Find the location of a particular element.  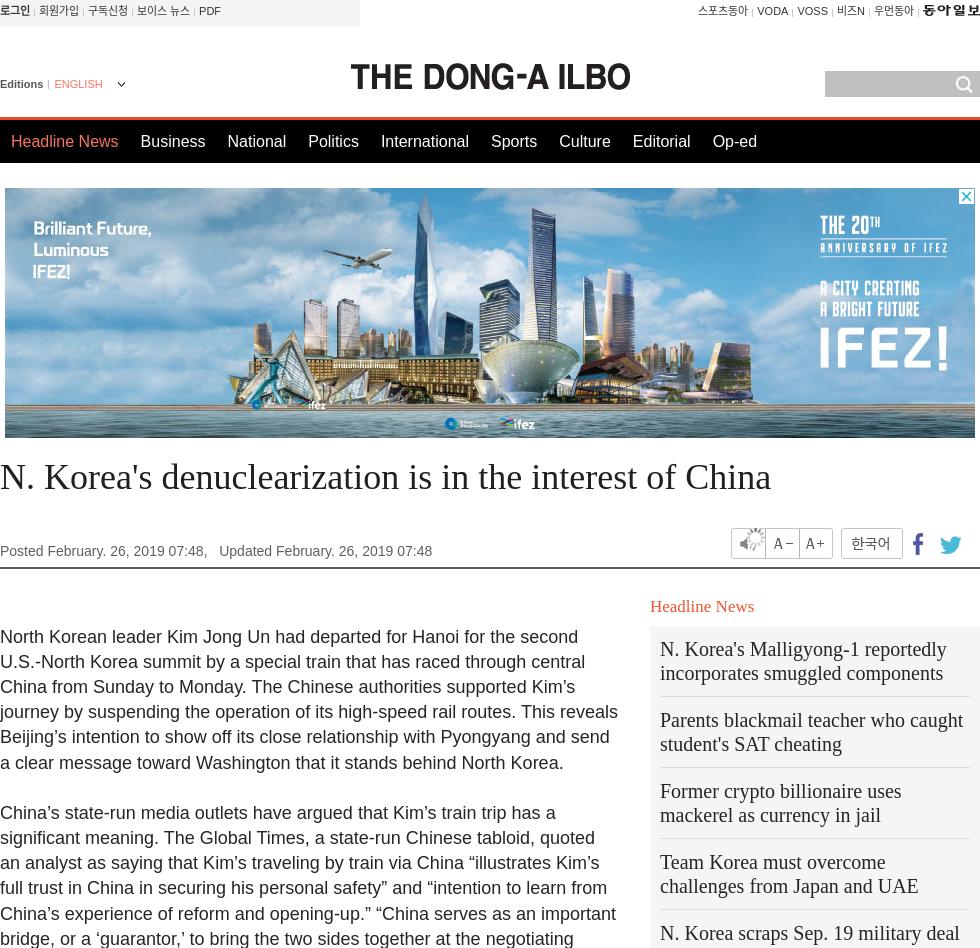

'VODA' is located at coordinates (772, 10).